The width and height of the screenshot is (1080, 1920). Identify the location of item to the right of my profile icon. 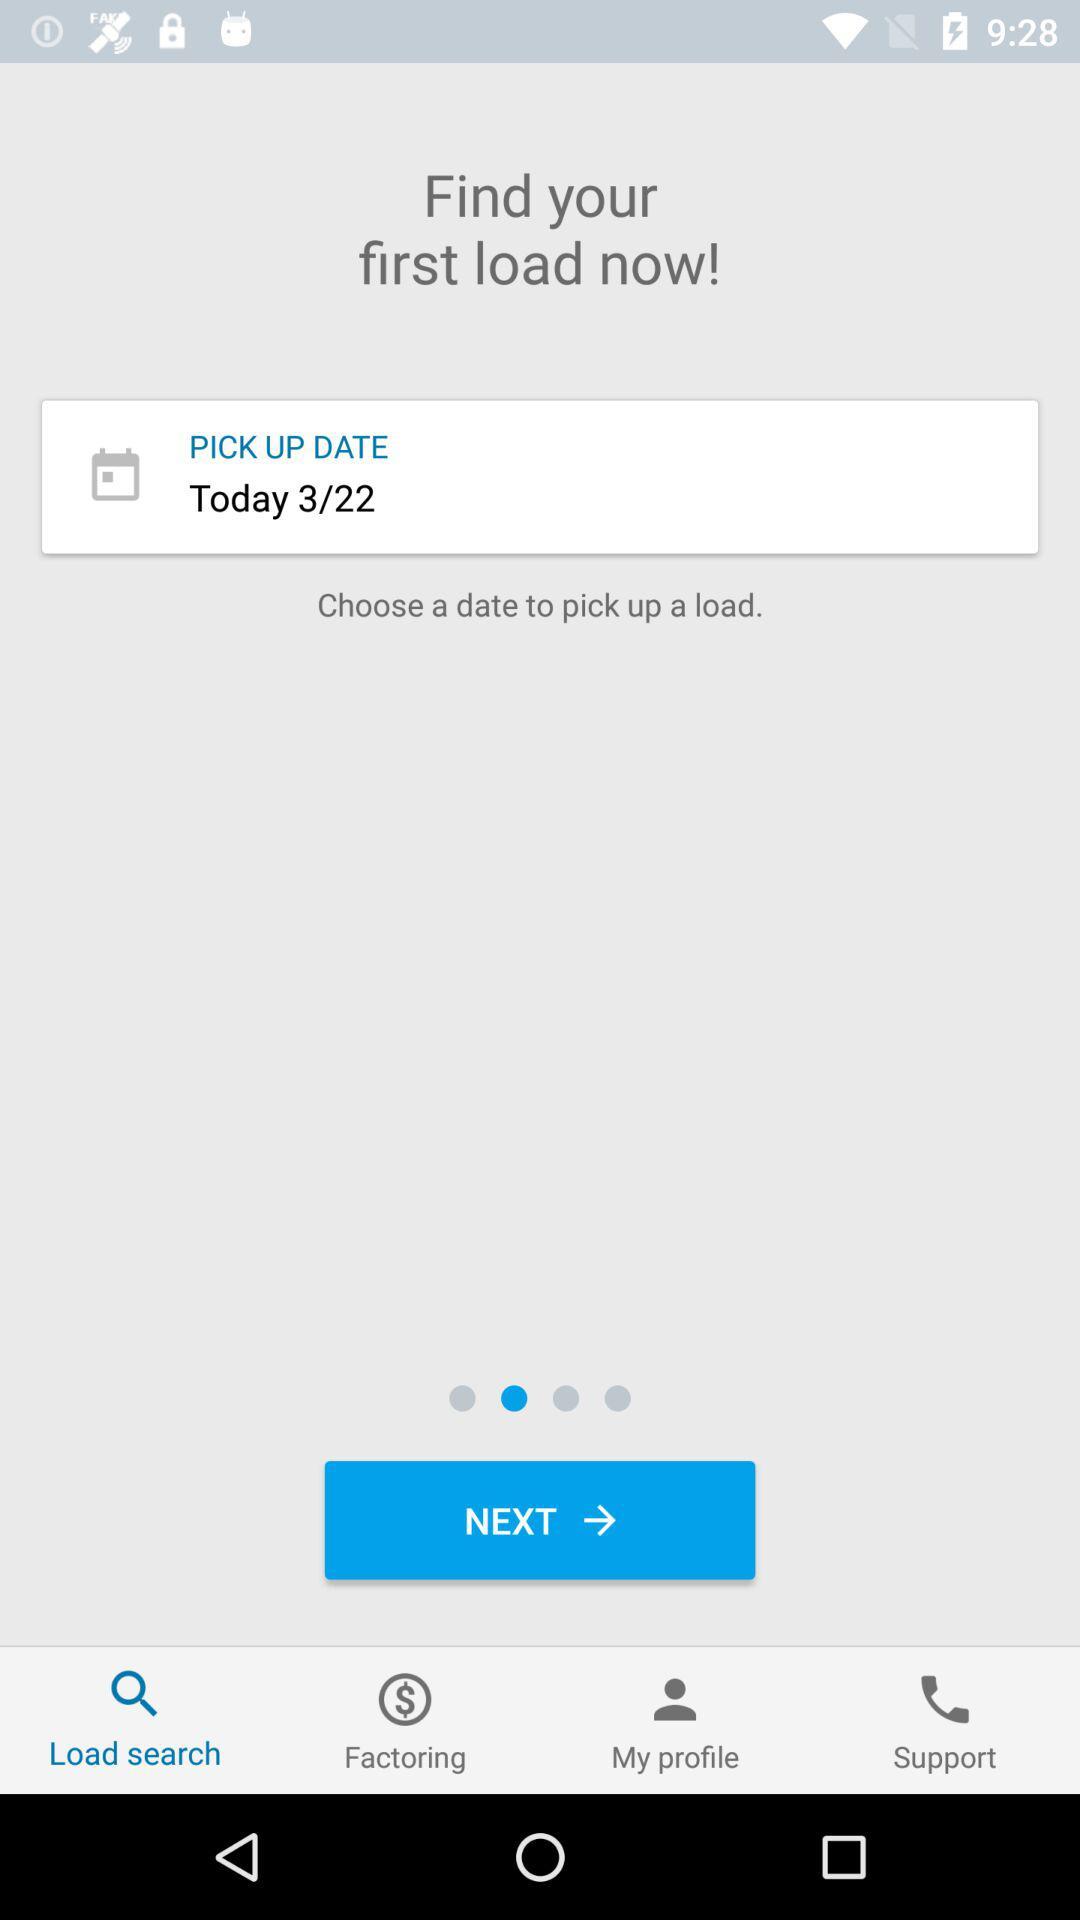
(945, 1719).